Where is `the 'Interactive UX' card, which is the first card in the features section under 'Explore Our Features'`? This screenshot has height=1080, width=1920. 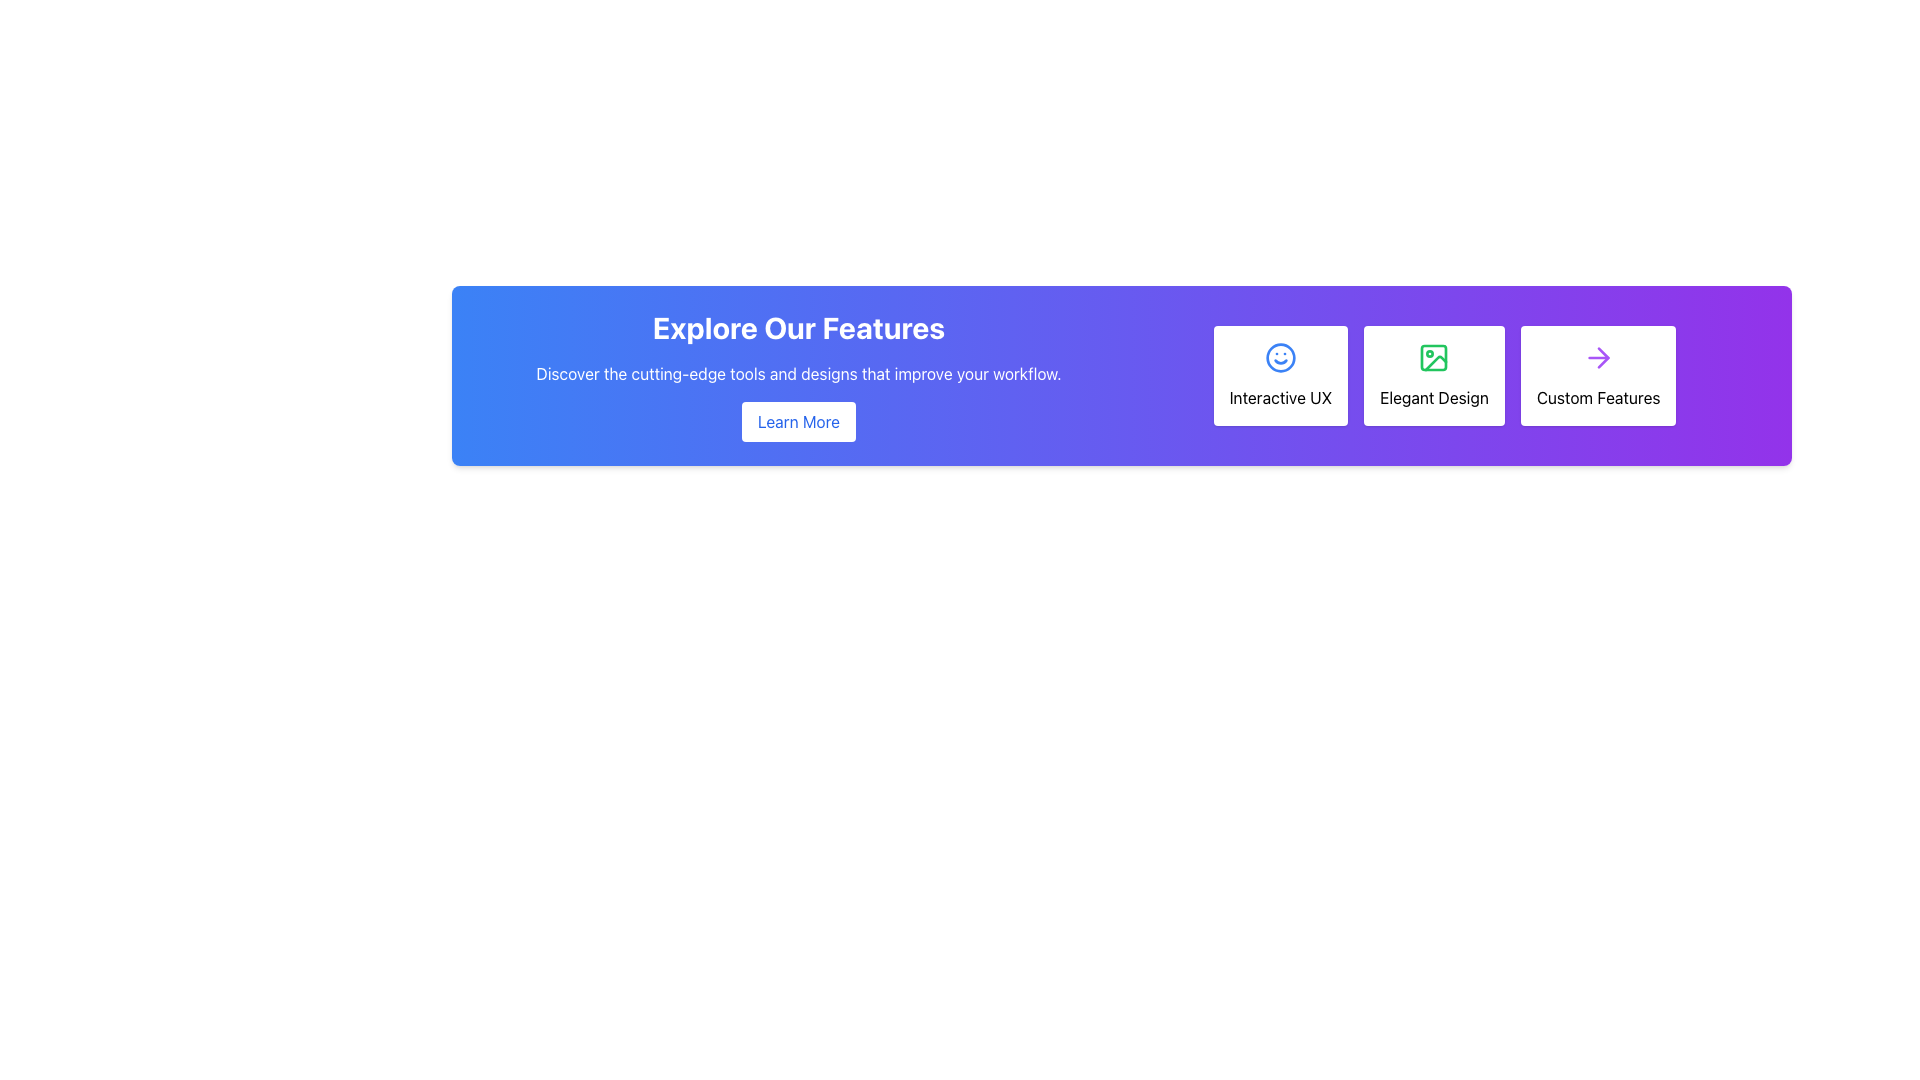
the 'Interactive UX' card, which is the first card in the features section under 'Explore Our Features' is located at coordinates (1280, 375).